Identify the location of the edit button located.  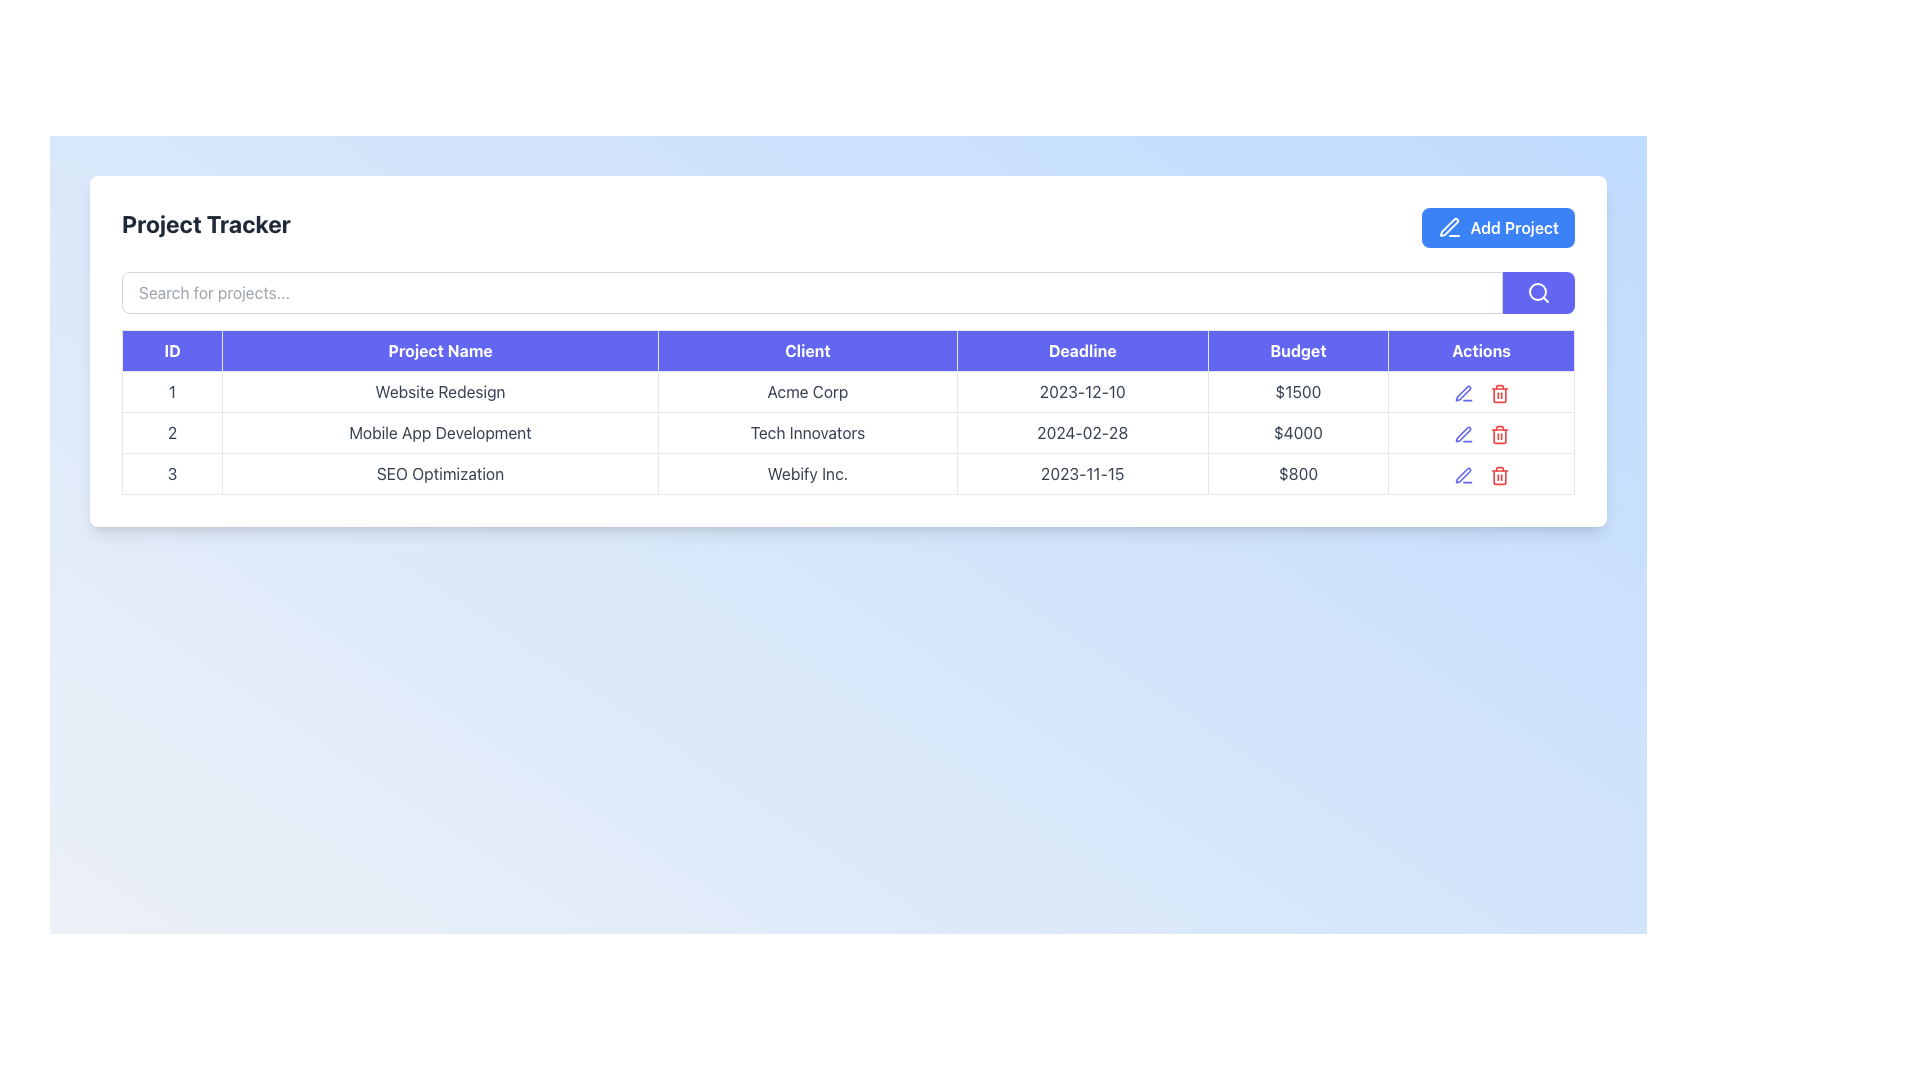
(1463, 431).